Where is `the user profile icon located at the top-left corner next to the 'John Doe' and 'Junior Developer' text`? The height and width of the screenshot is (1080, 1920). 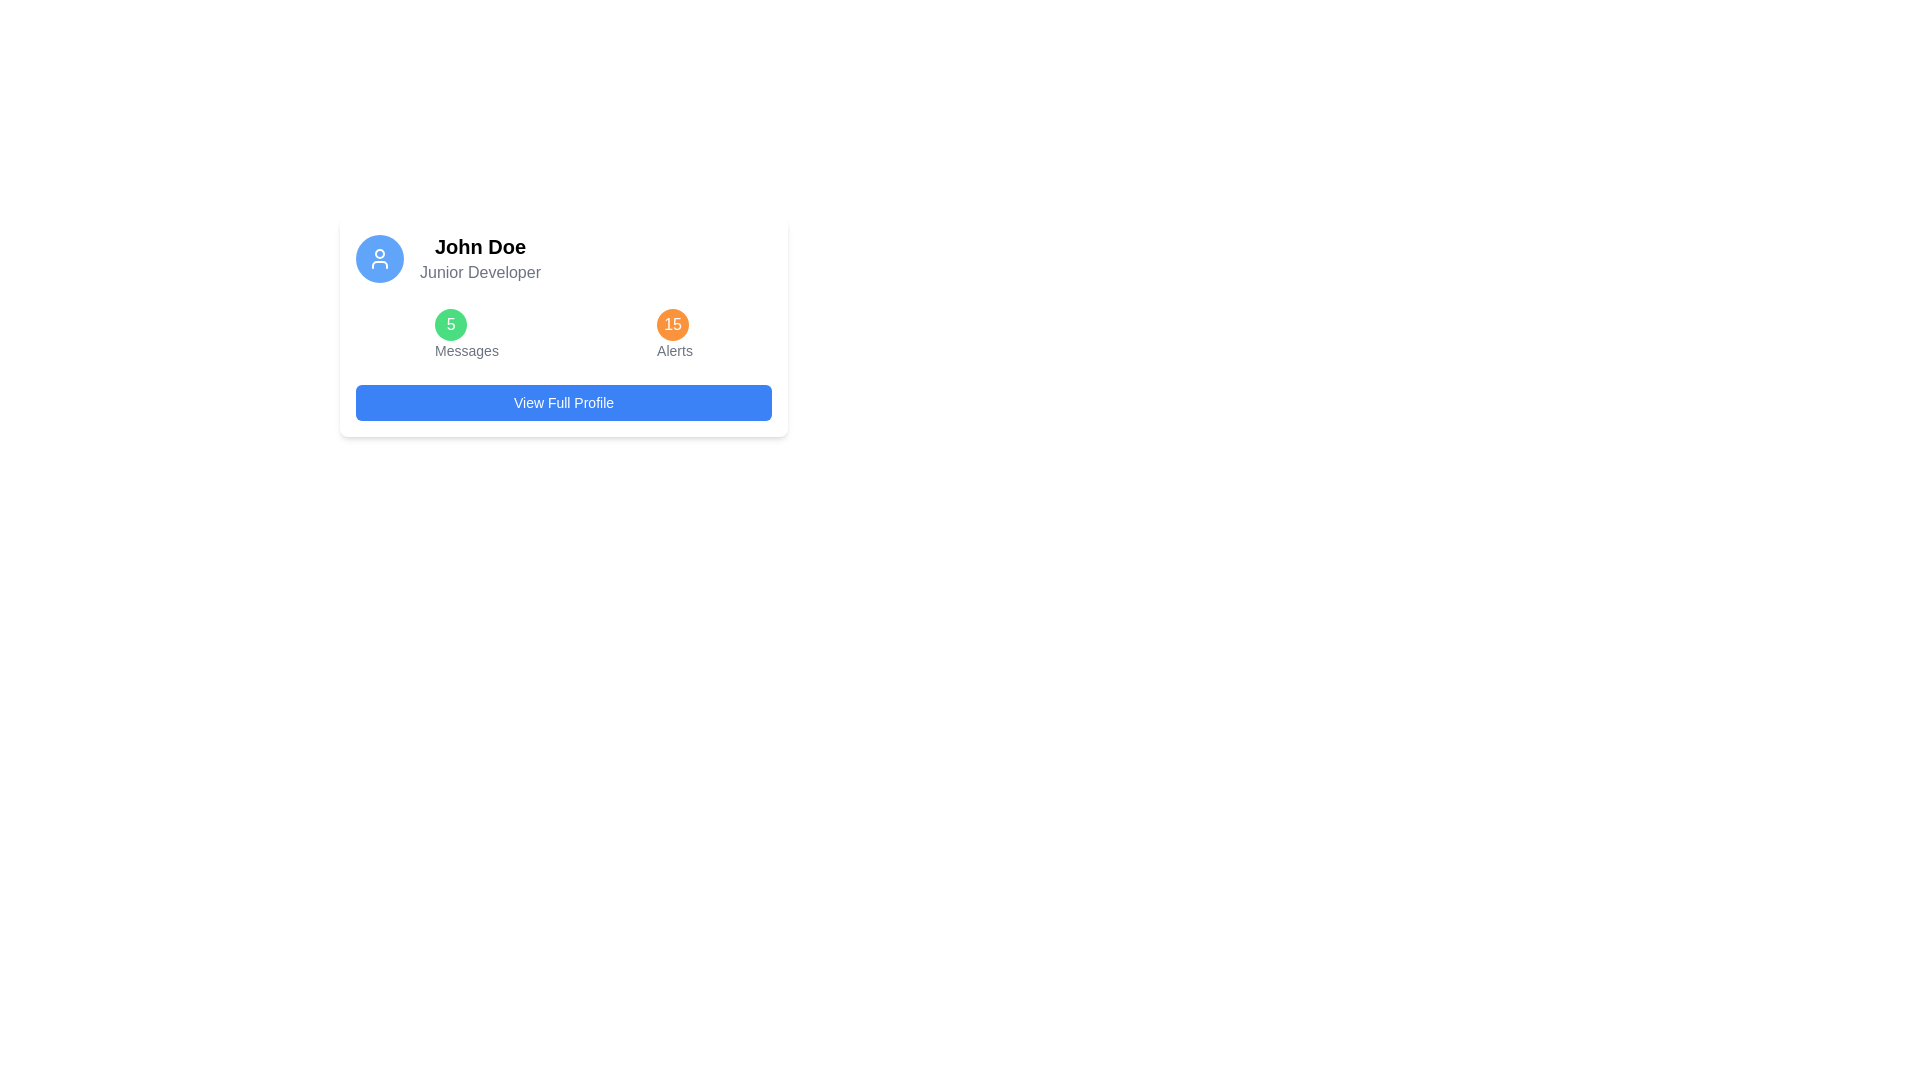
the user profile icon located at the top-left corner next to the 'John Doe' and 'Junior Developer' text is located at coordinates (379, 257).